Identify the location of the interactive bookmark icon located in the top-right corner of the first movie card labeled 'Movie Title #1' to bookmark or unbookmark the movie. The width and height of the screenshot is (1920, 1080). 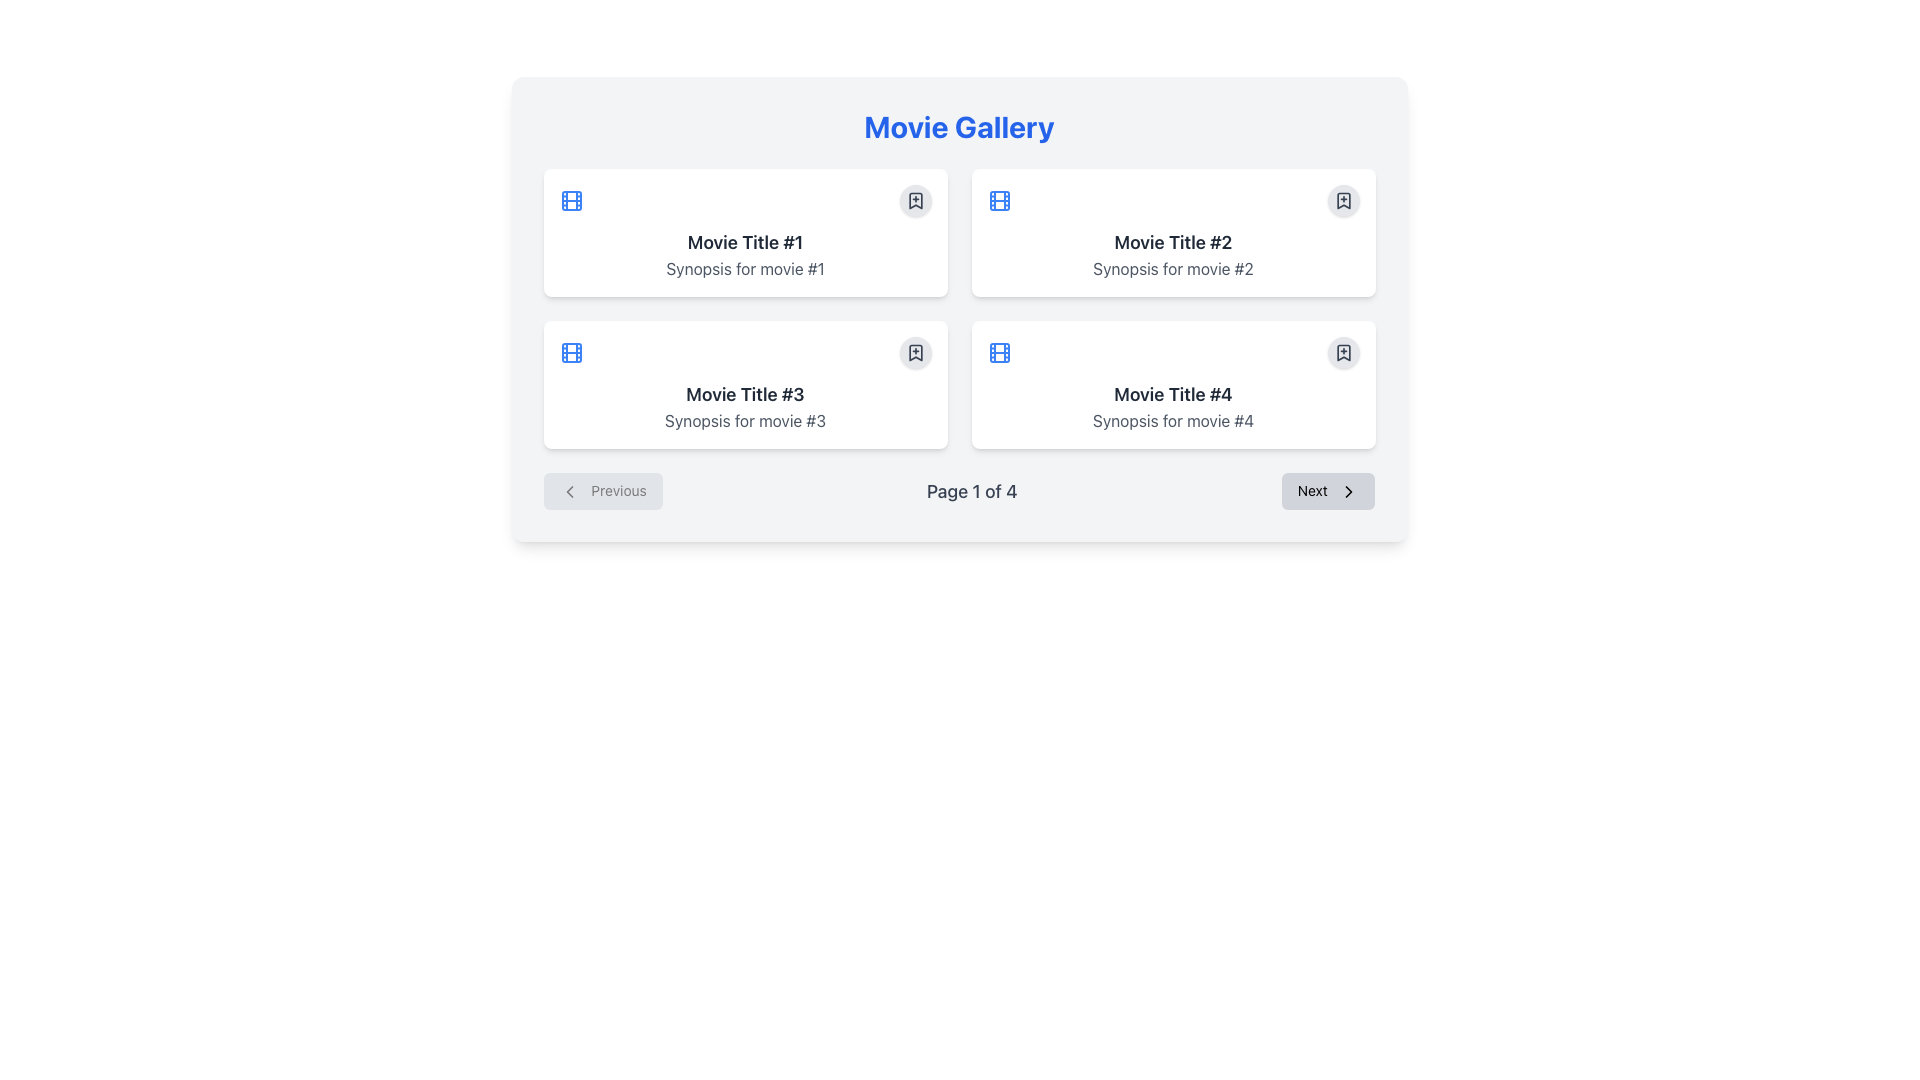
(914, 200).